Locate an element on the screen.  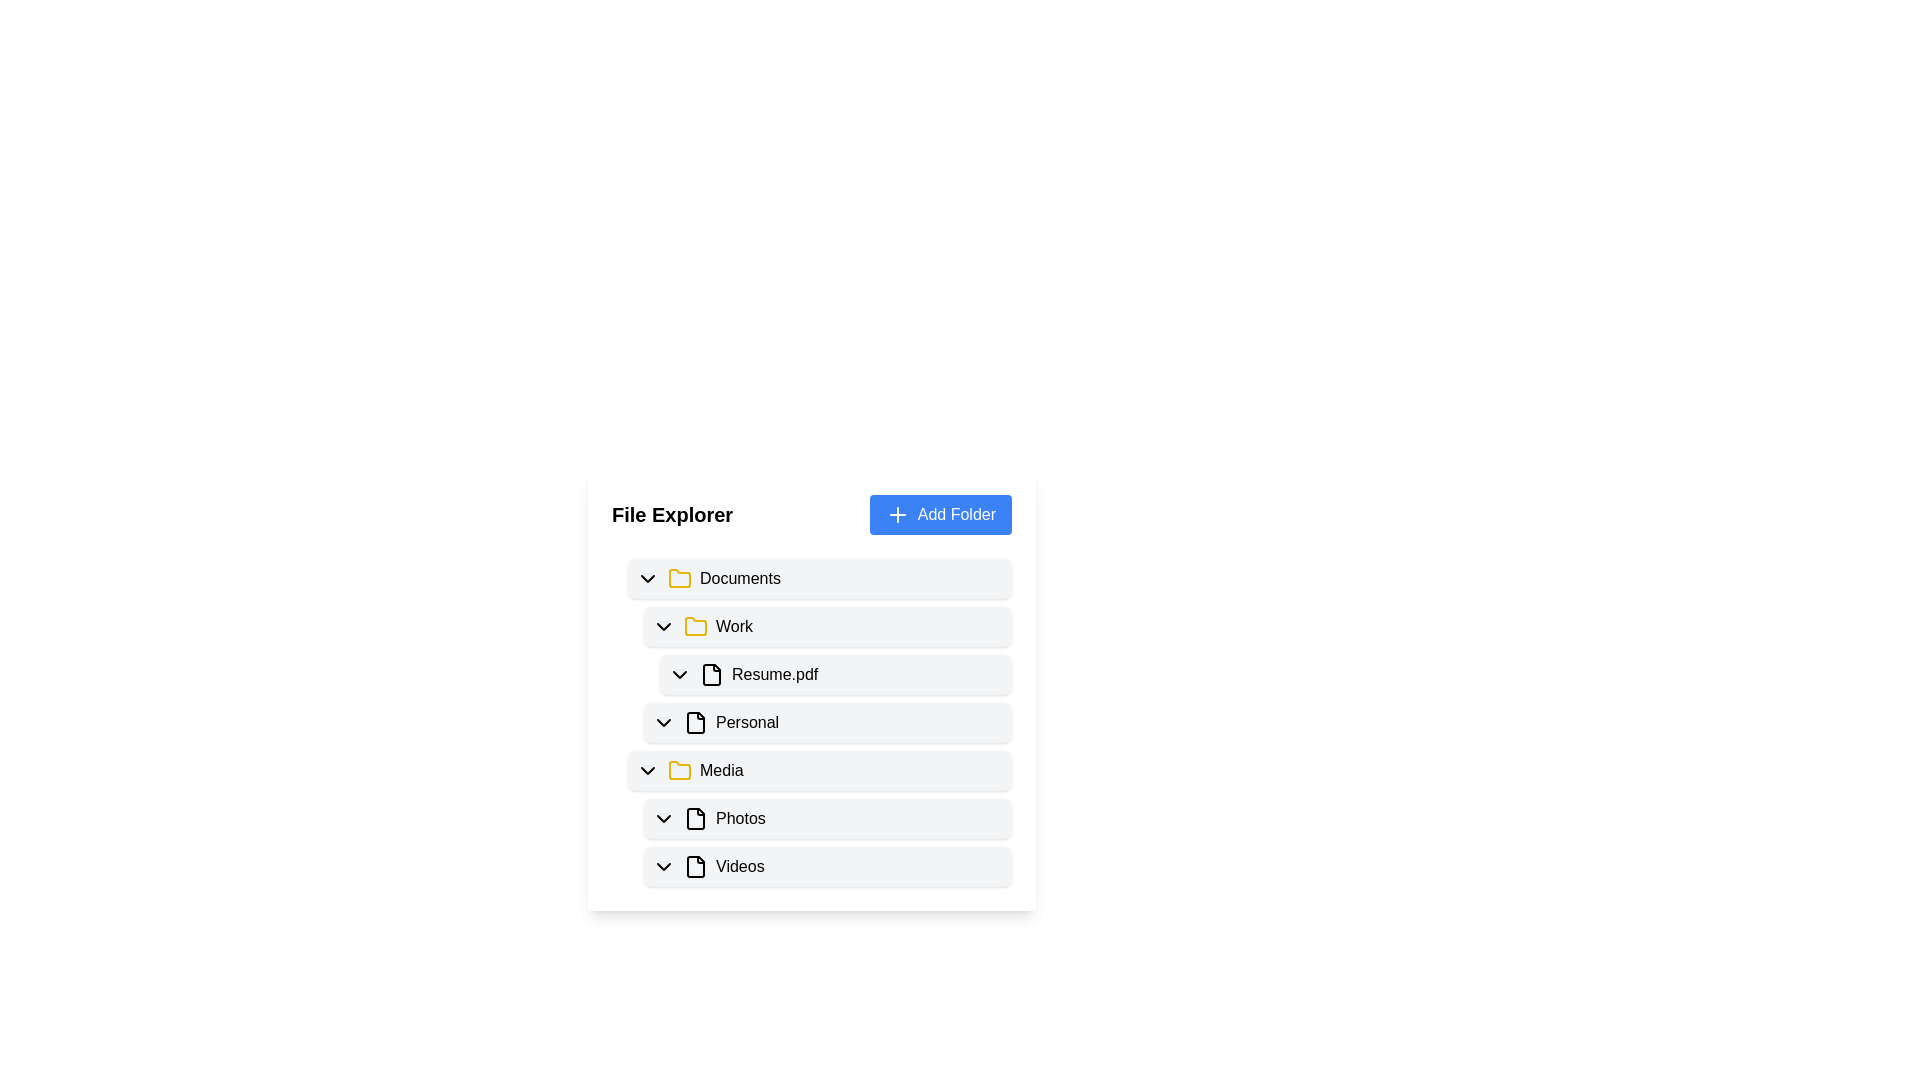
the rectangular document file icon located at the bottom-most file entry under the 'Media' directory, next to the label 'Videos' is located at coordinates (696, 866).